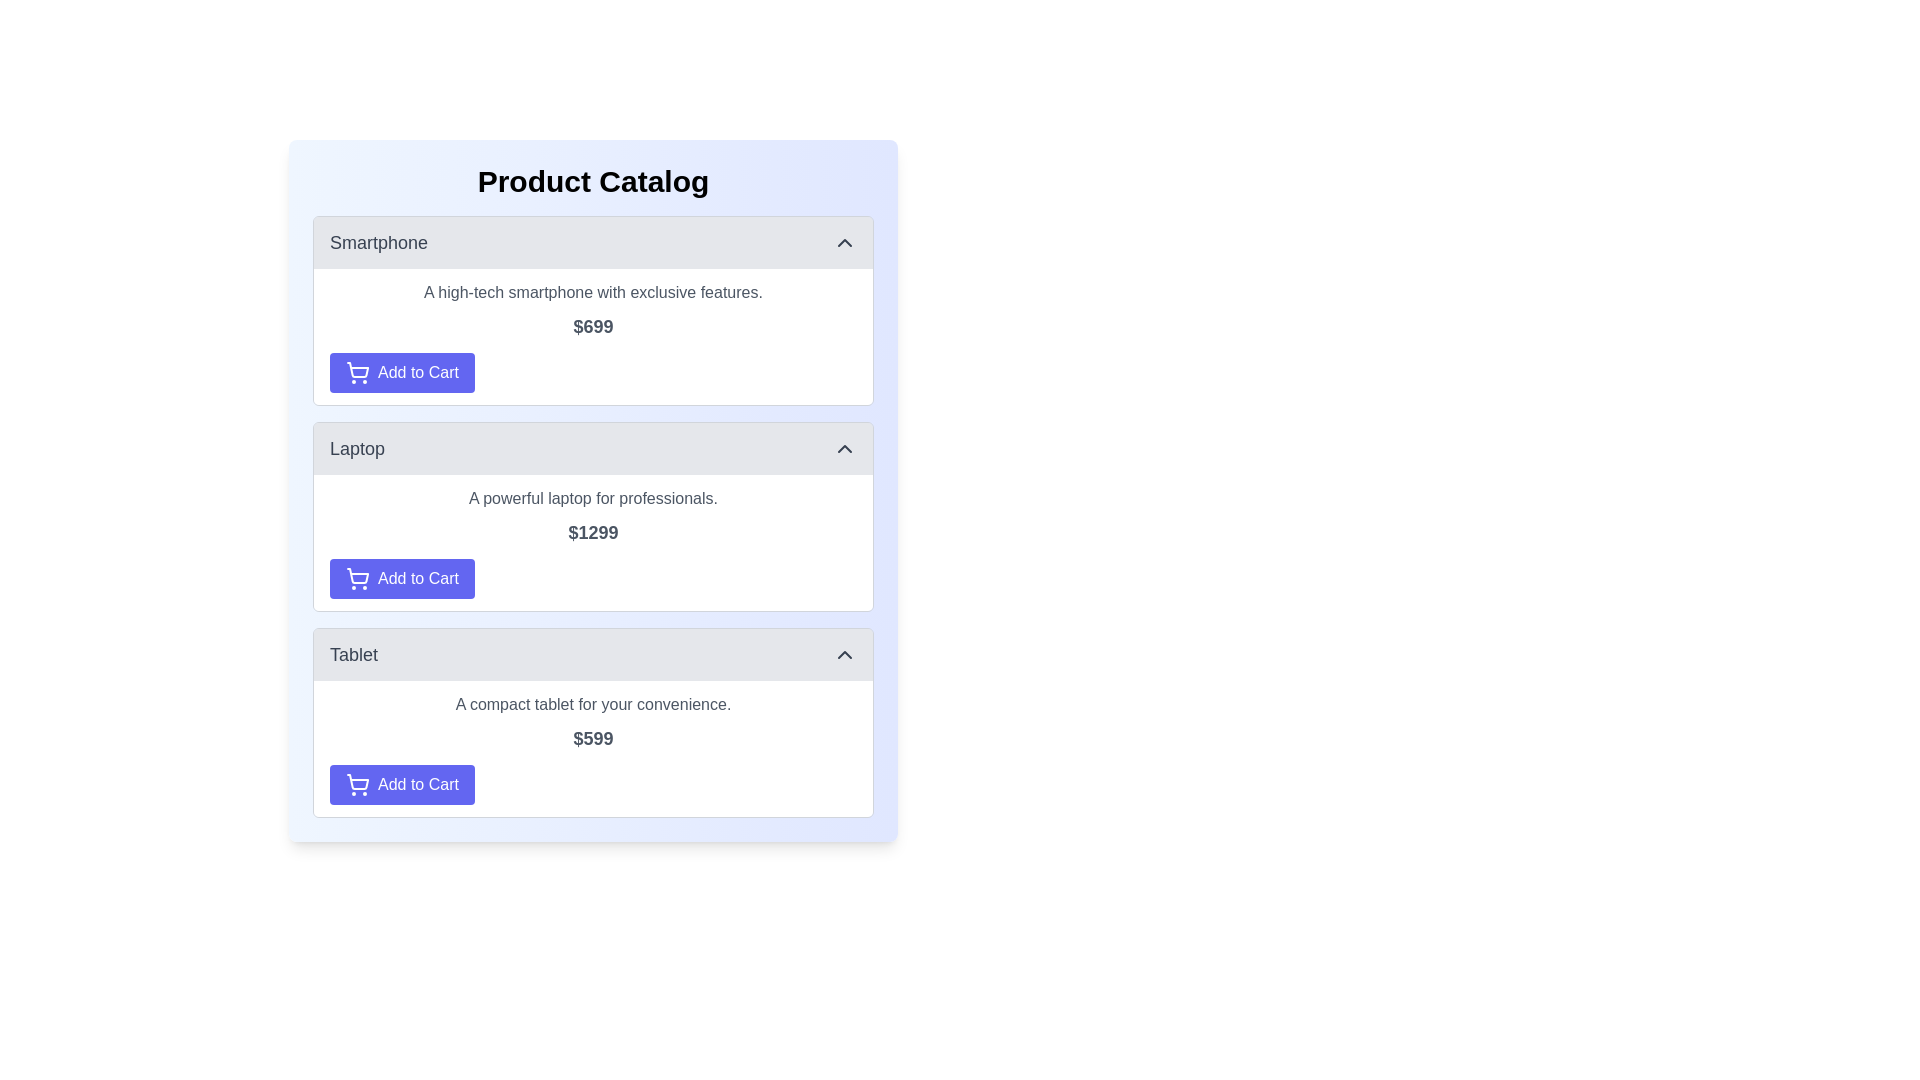  What do you see at coordinates (358, 373) in the screenshot?
I see `the 'Add to Cart' button which contains the shopping cart icon styled as an outline sketch, located at the bottom-left corner of the product card for the 'Smartphone' item` at bounding box center [358, 373].